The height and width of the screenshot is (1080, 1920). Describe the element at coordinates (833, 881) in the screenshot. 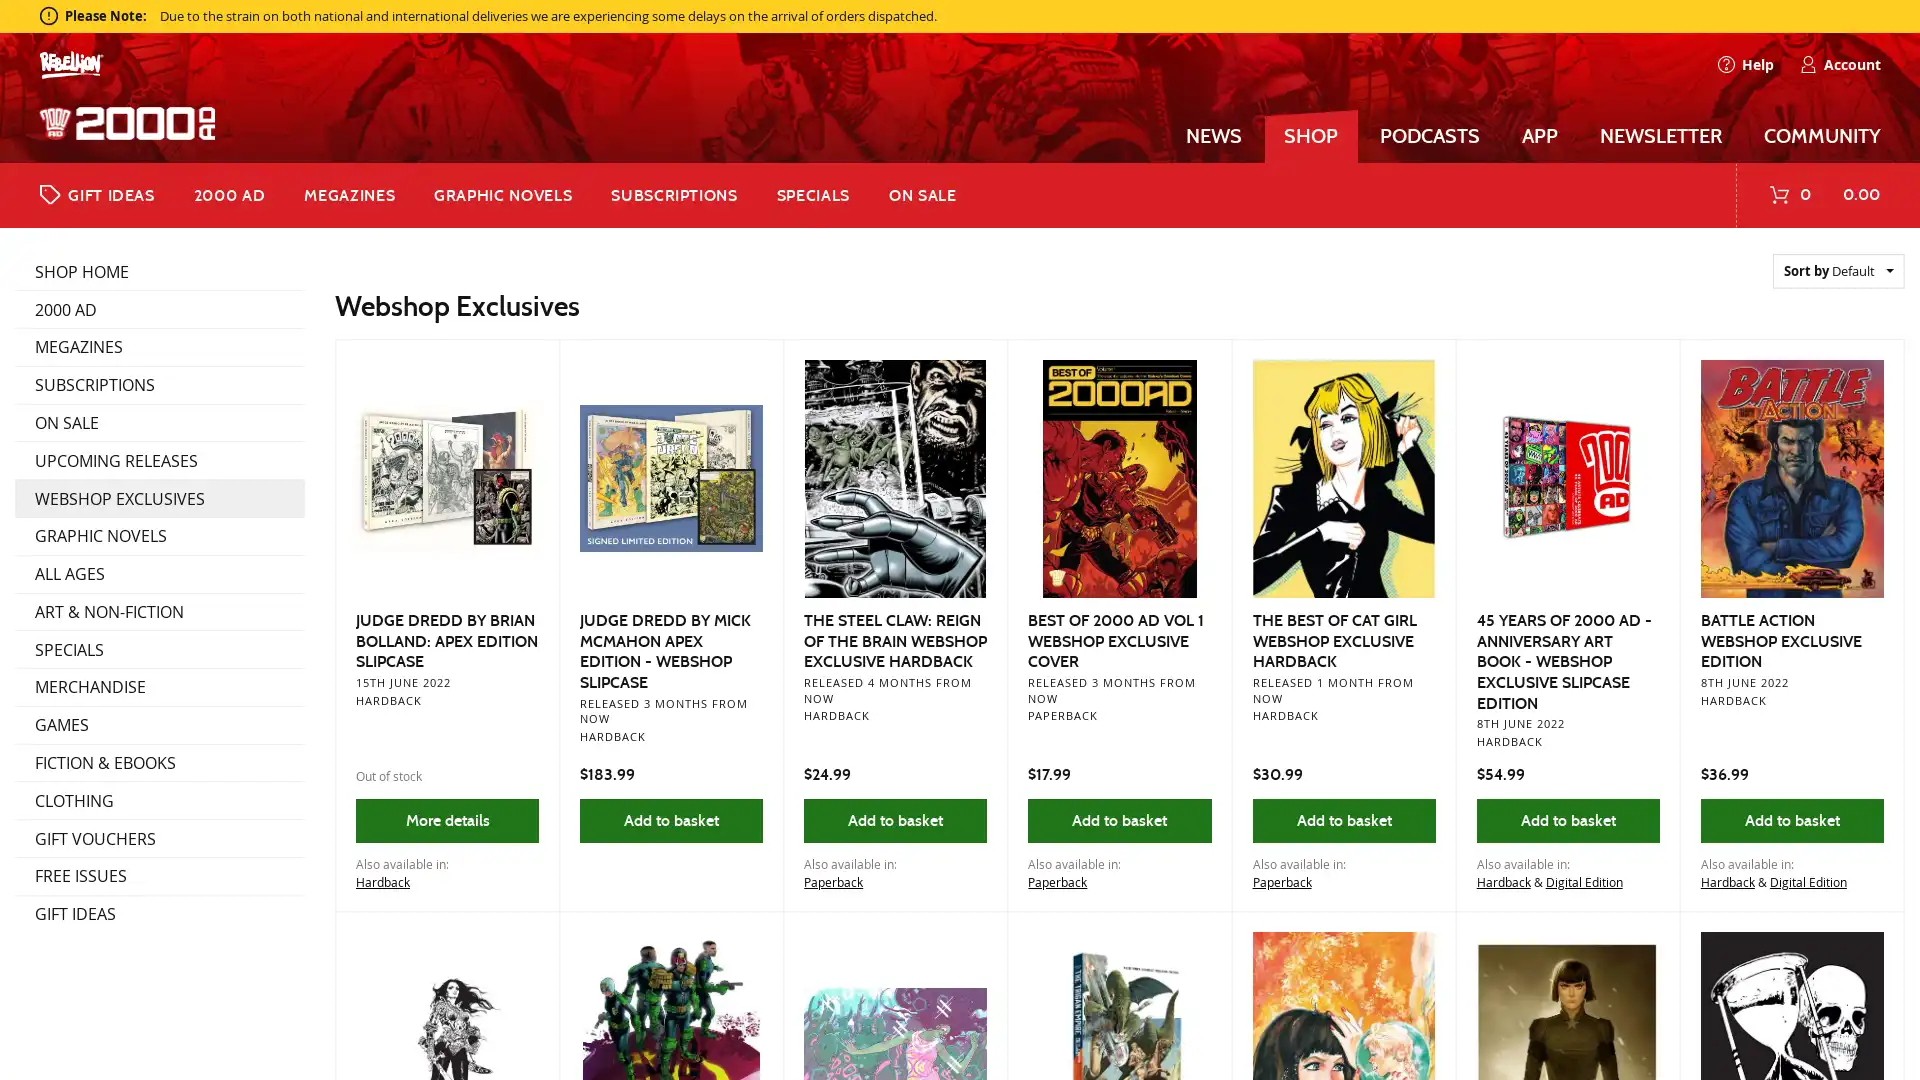

I see `Paperback` at that location.